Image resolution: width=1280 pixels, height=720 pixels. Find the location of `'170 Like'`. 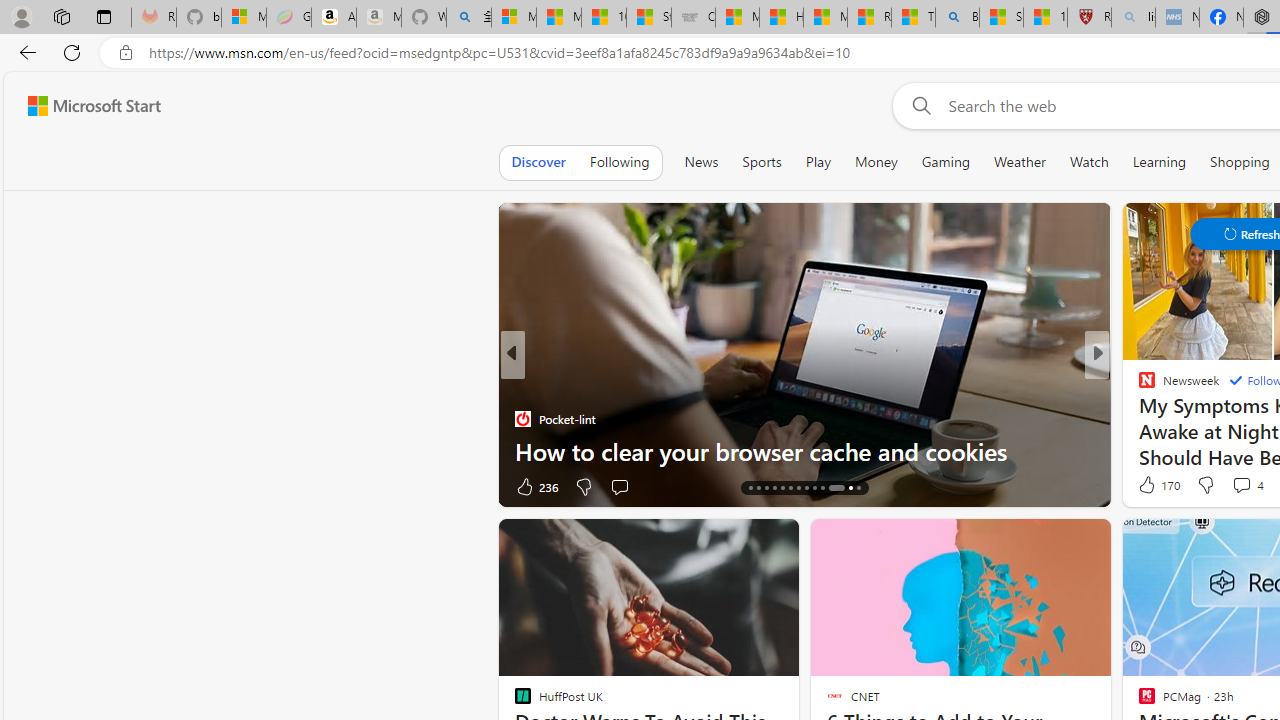

'170 Like' is located at coordinates (1157, 484).